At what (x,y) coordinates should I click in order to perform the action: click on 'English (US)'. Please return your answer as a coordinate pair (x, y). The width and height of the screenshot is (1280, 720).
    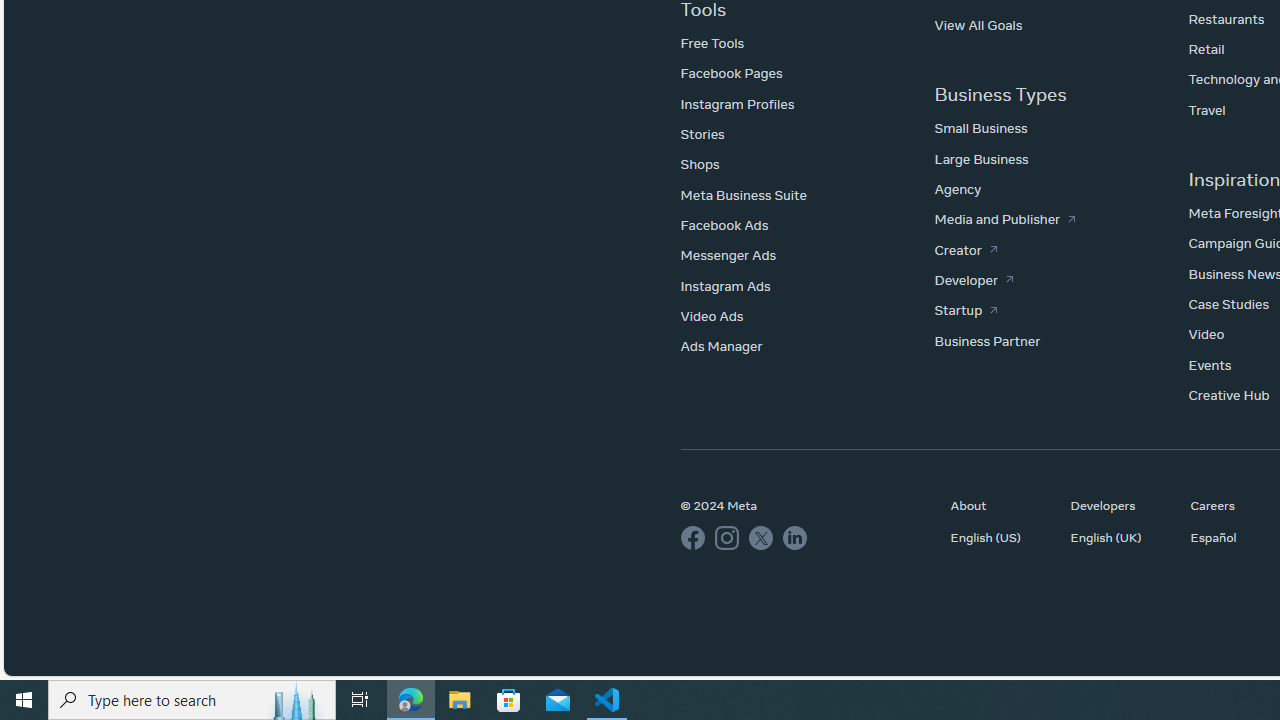
    Looking at the image, I should click on (1000, 536).